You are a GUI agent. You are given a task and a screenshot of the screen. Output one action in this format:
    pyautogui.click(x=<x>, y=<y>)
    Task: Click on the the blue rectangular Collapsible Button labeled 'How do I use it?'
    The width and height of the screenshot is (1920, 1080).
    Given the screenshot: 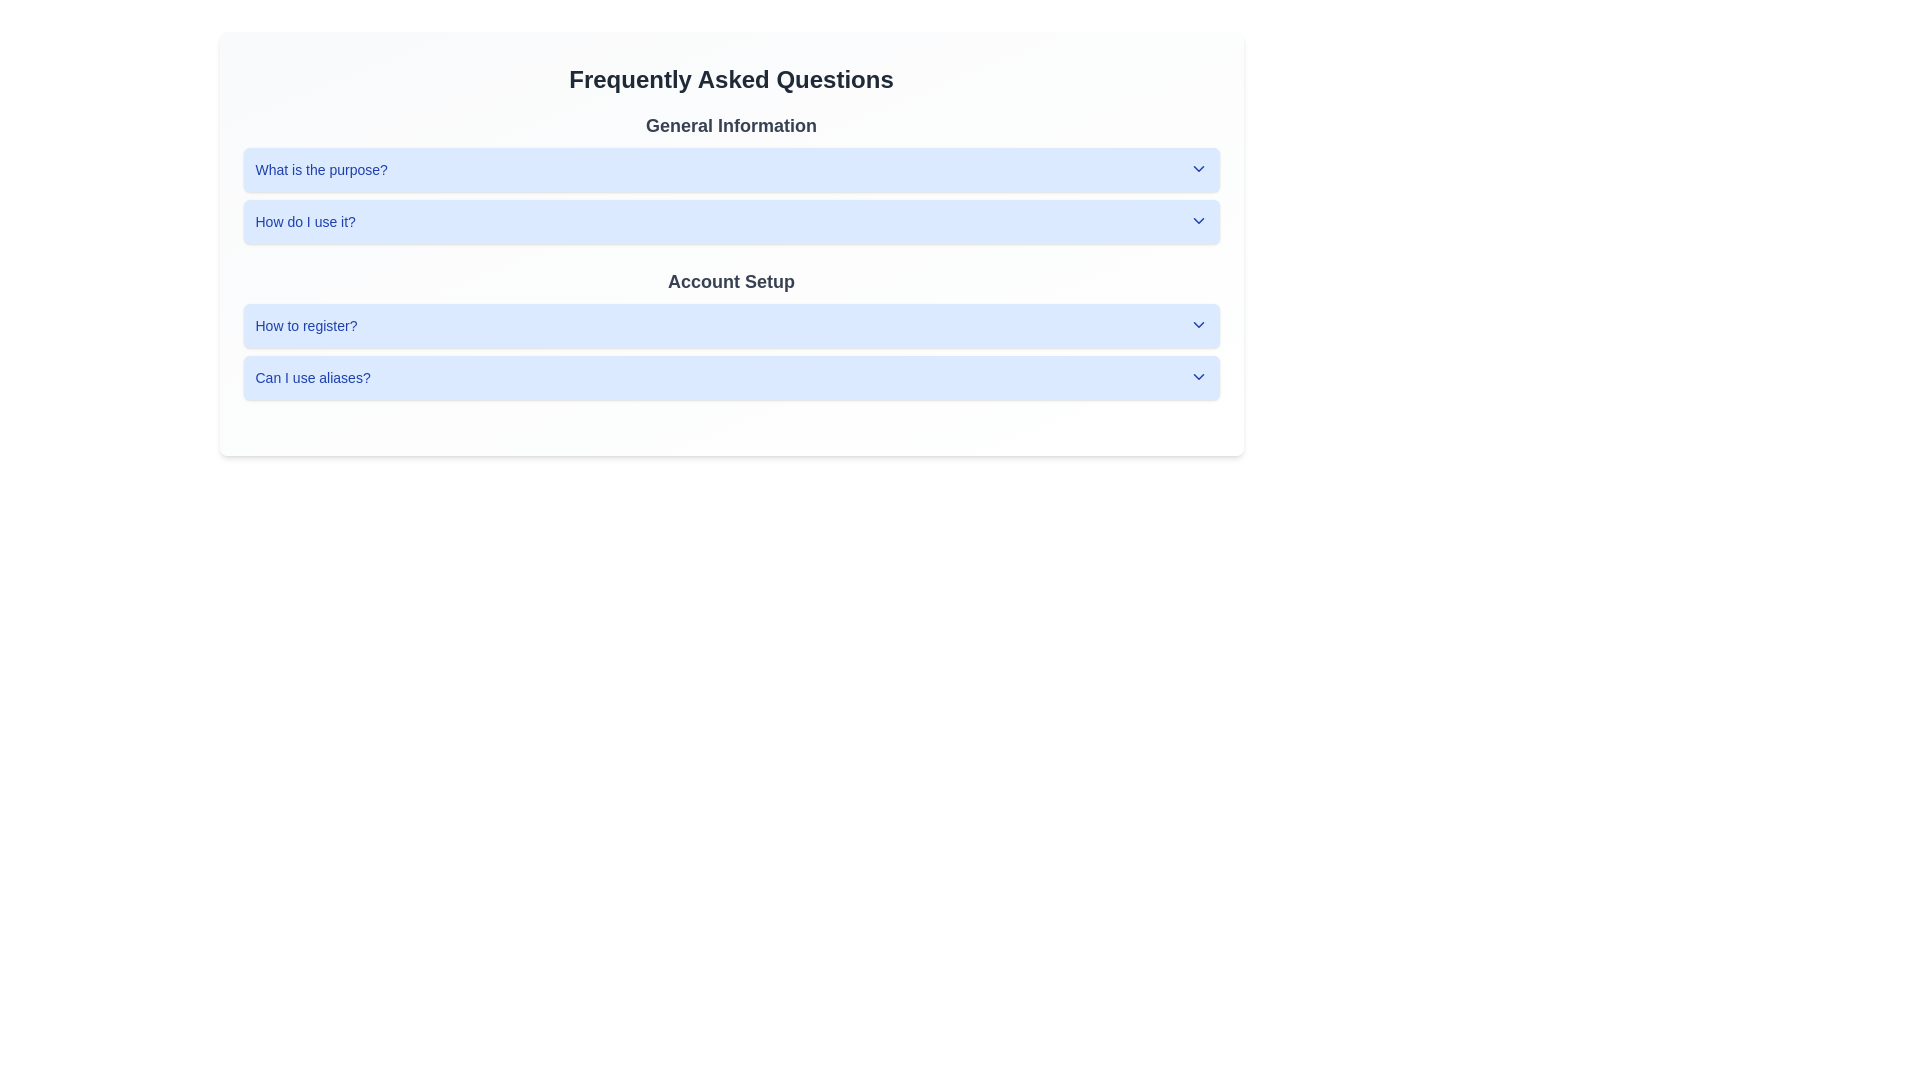 What is the action you would take?
    pyautogui.click(x=730, y=222)
    